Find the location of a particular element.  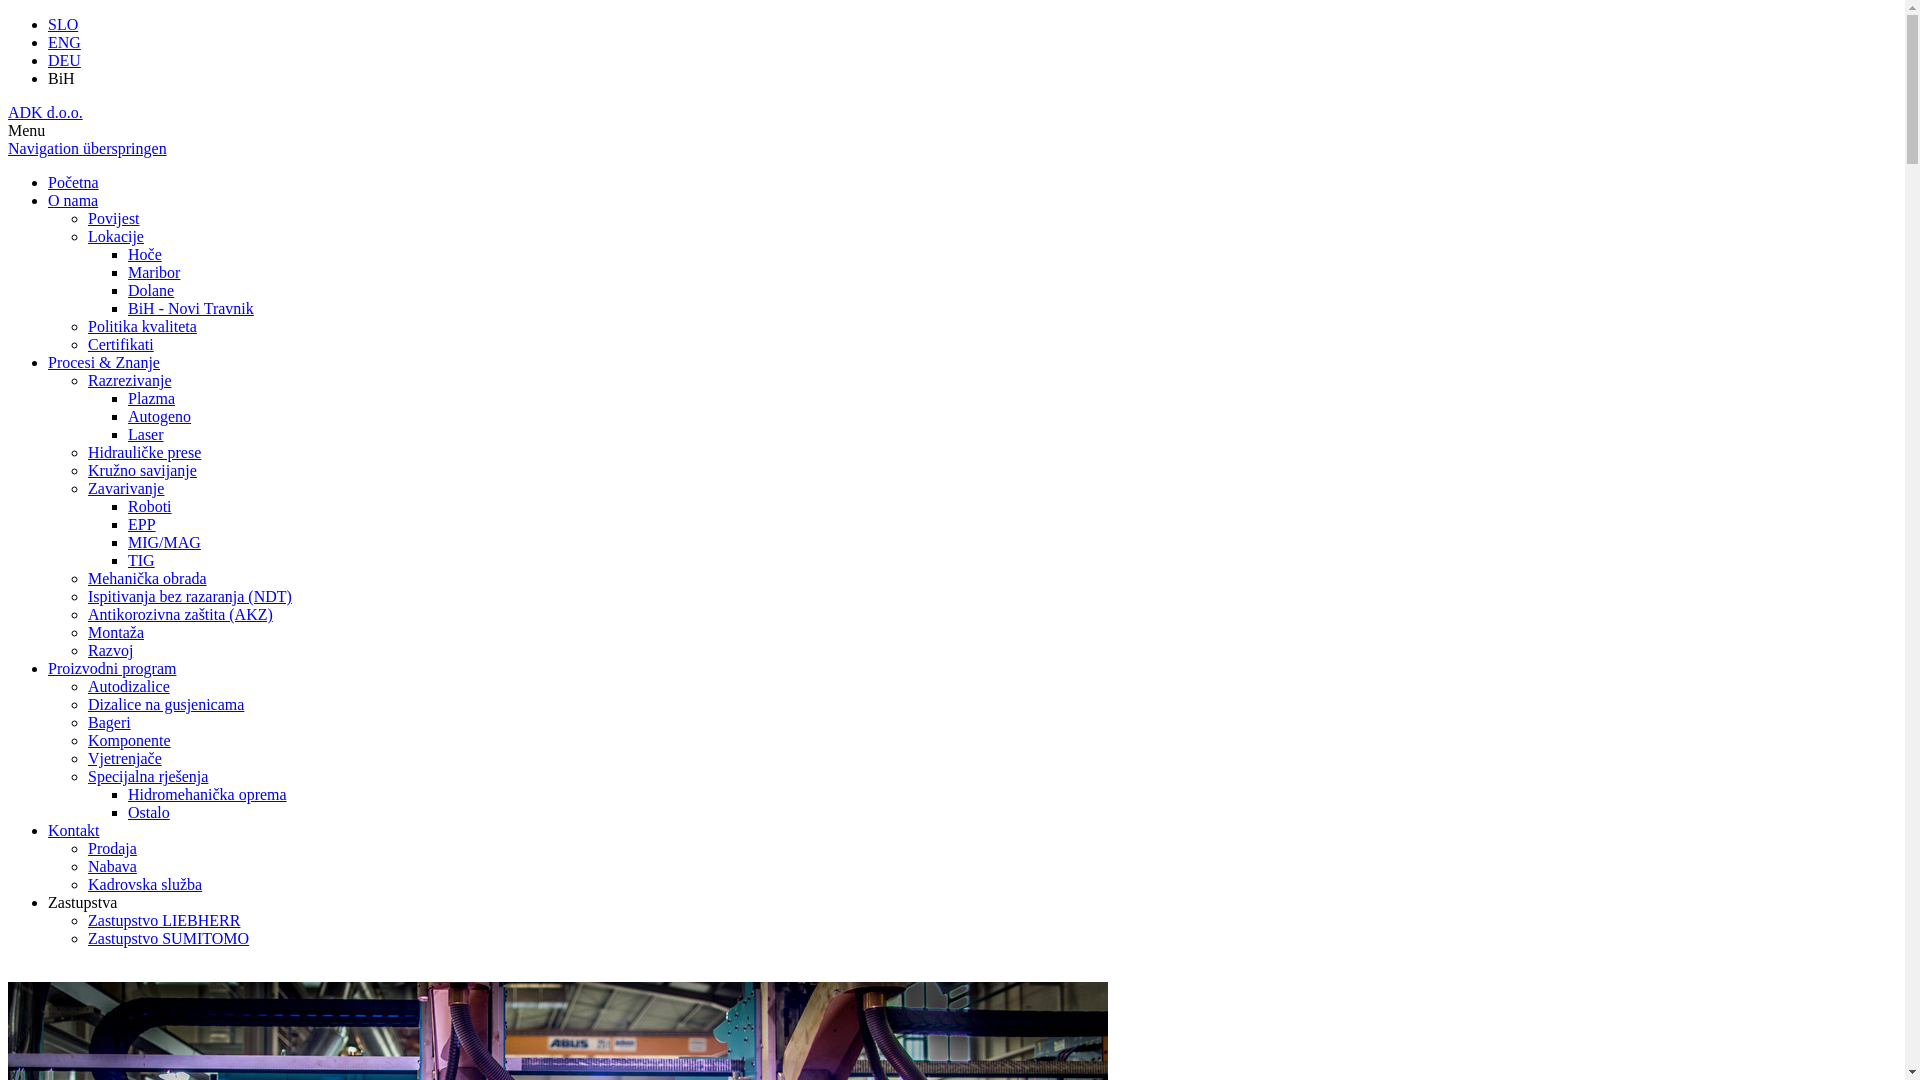

'Laser' is located at coordinates (144, 433).